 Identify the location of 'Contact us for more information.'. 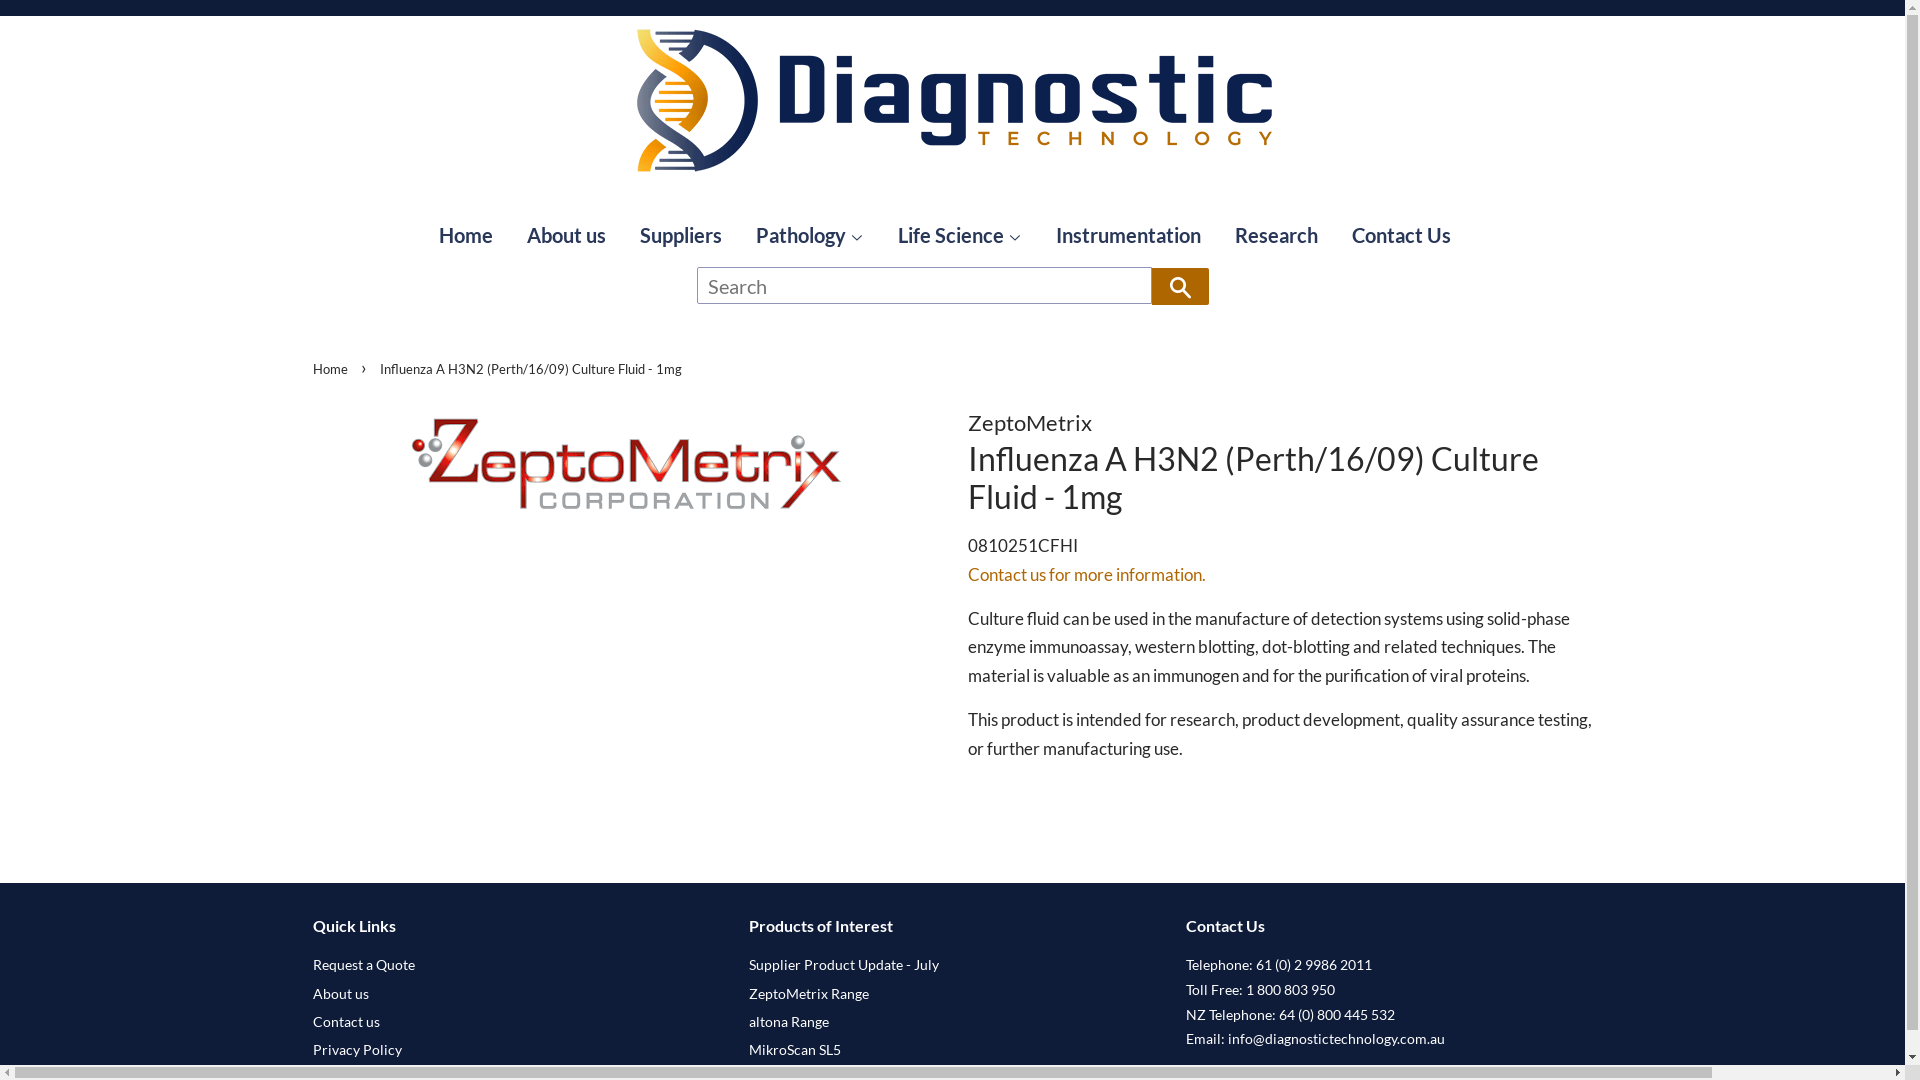
(1085, 574).